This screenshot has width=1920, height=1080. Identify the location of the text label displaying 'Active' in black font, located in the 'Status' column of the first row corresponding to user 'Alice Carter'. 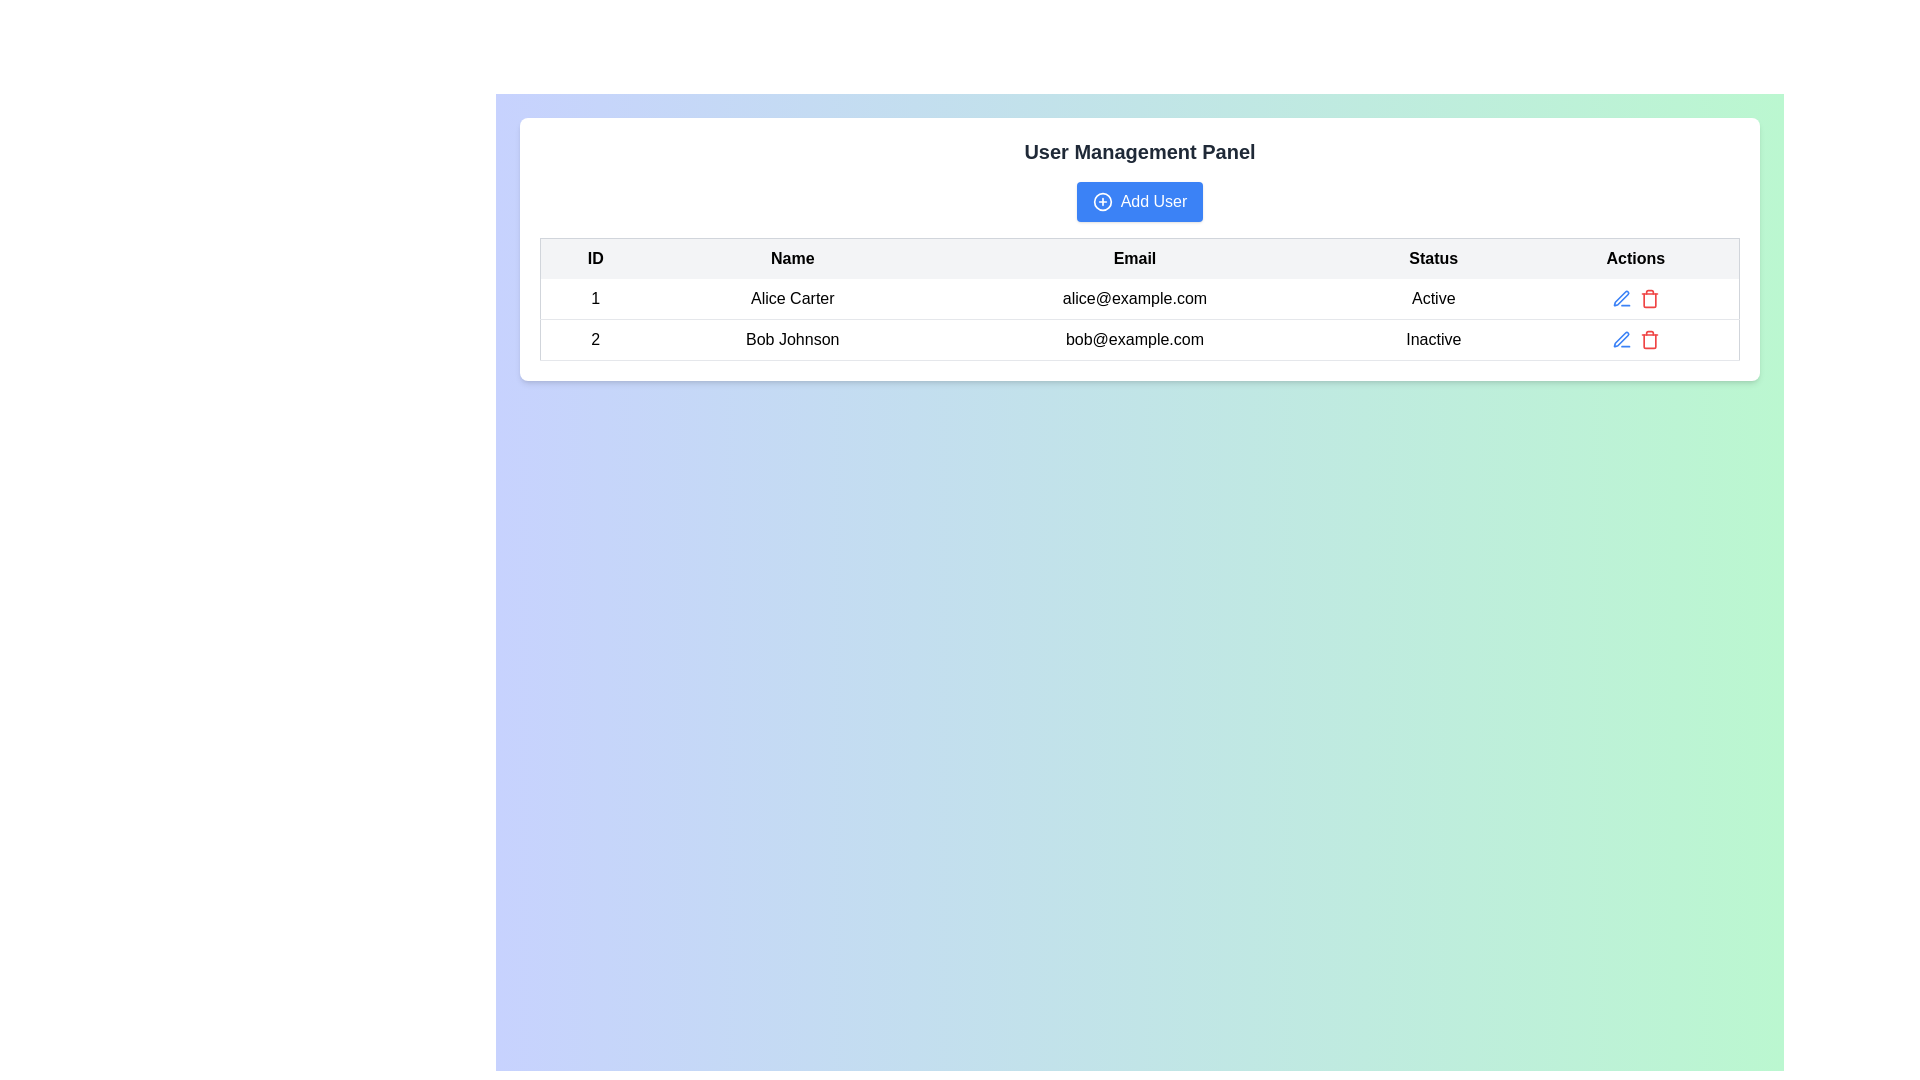
(1432, 299).